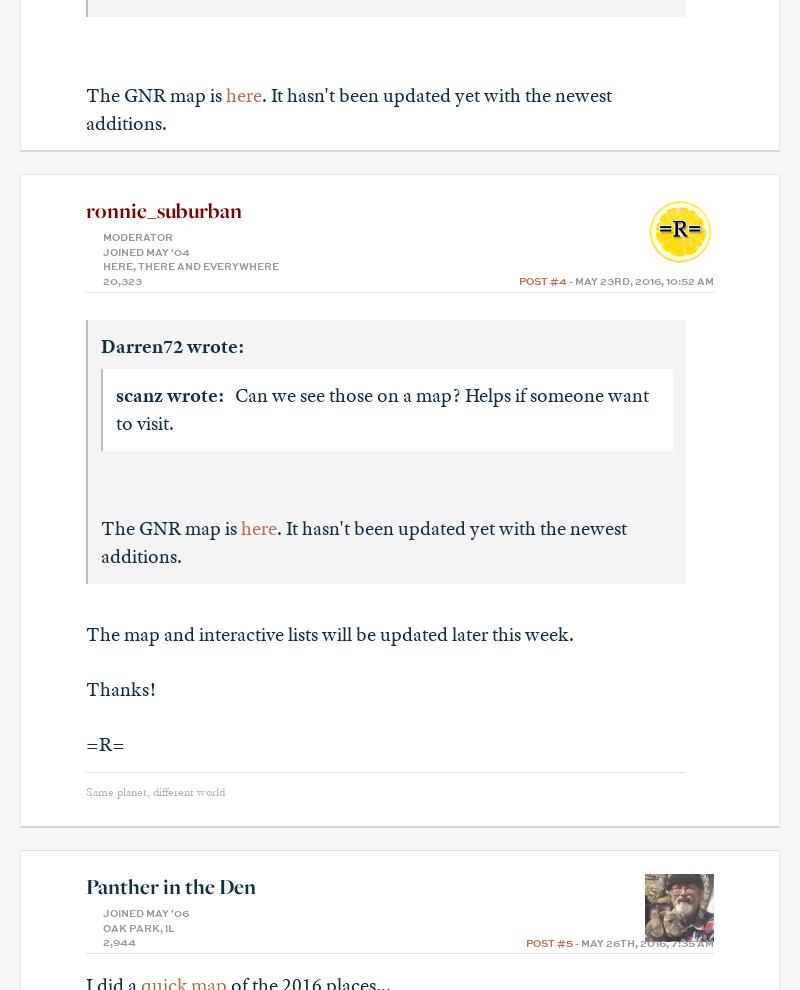  Describe the element at coordinates (171, 344) in the screenshot. I see `'Darren72 wrote:'` at that location.